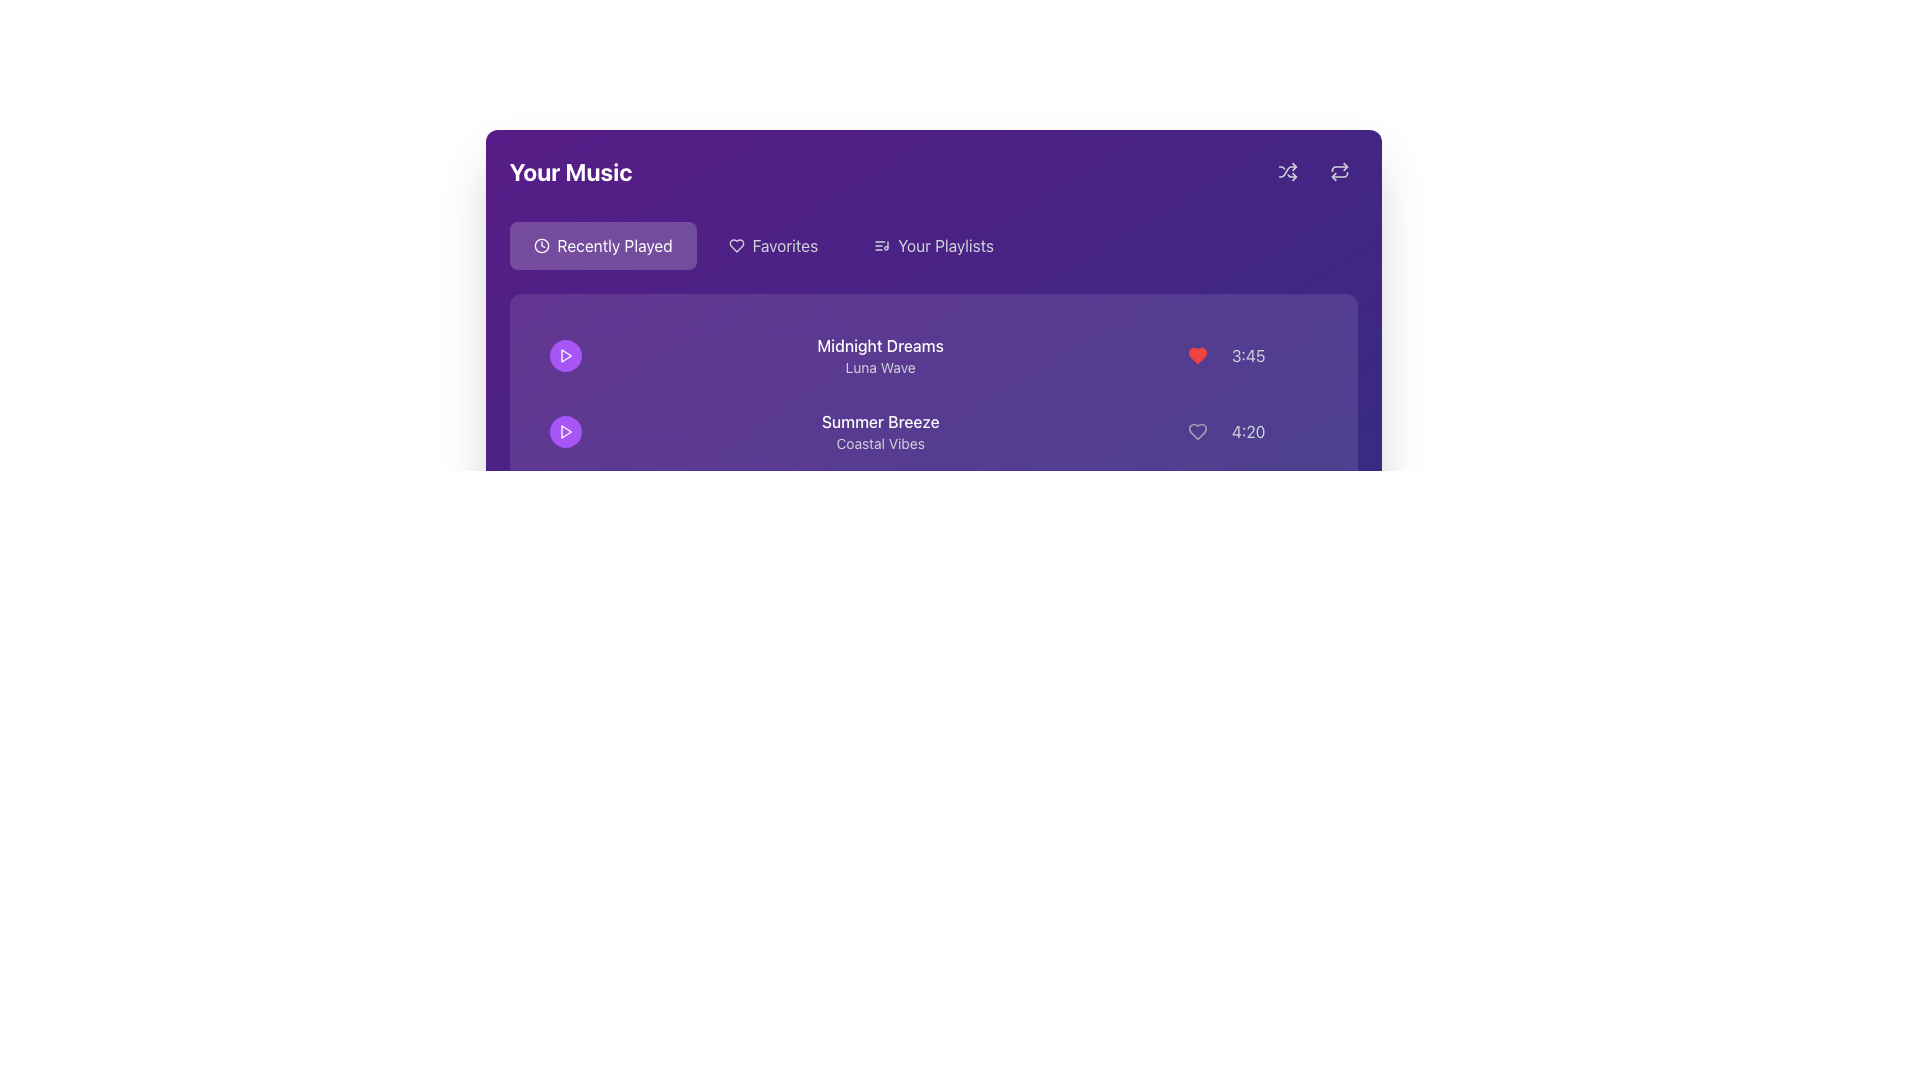  What do you see at coordinates (880, 420) in the screenshot?
I see `text label that serves as the title for the music track positioned below 'Midnight Dreams' and above 'Coastal Vibes'` at bounding box center [880, 420].